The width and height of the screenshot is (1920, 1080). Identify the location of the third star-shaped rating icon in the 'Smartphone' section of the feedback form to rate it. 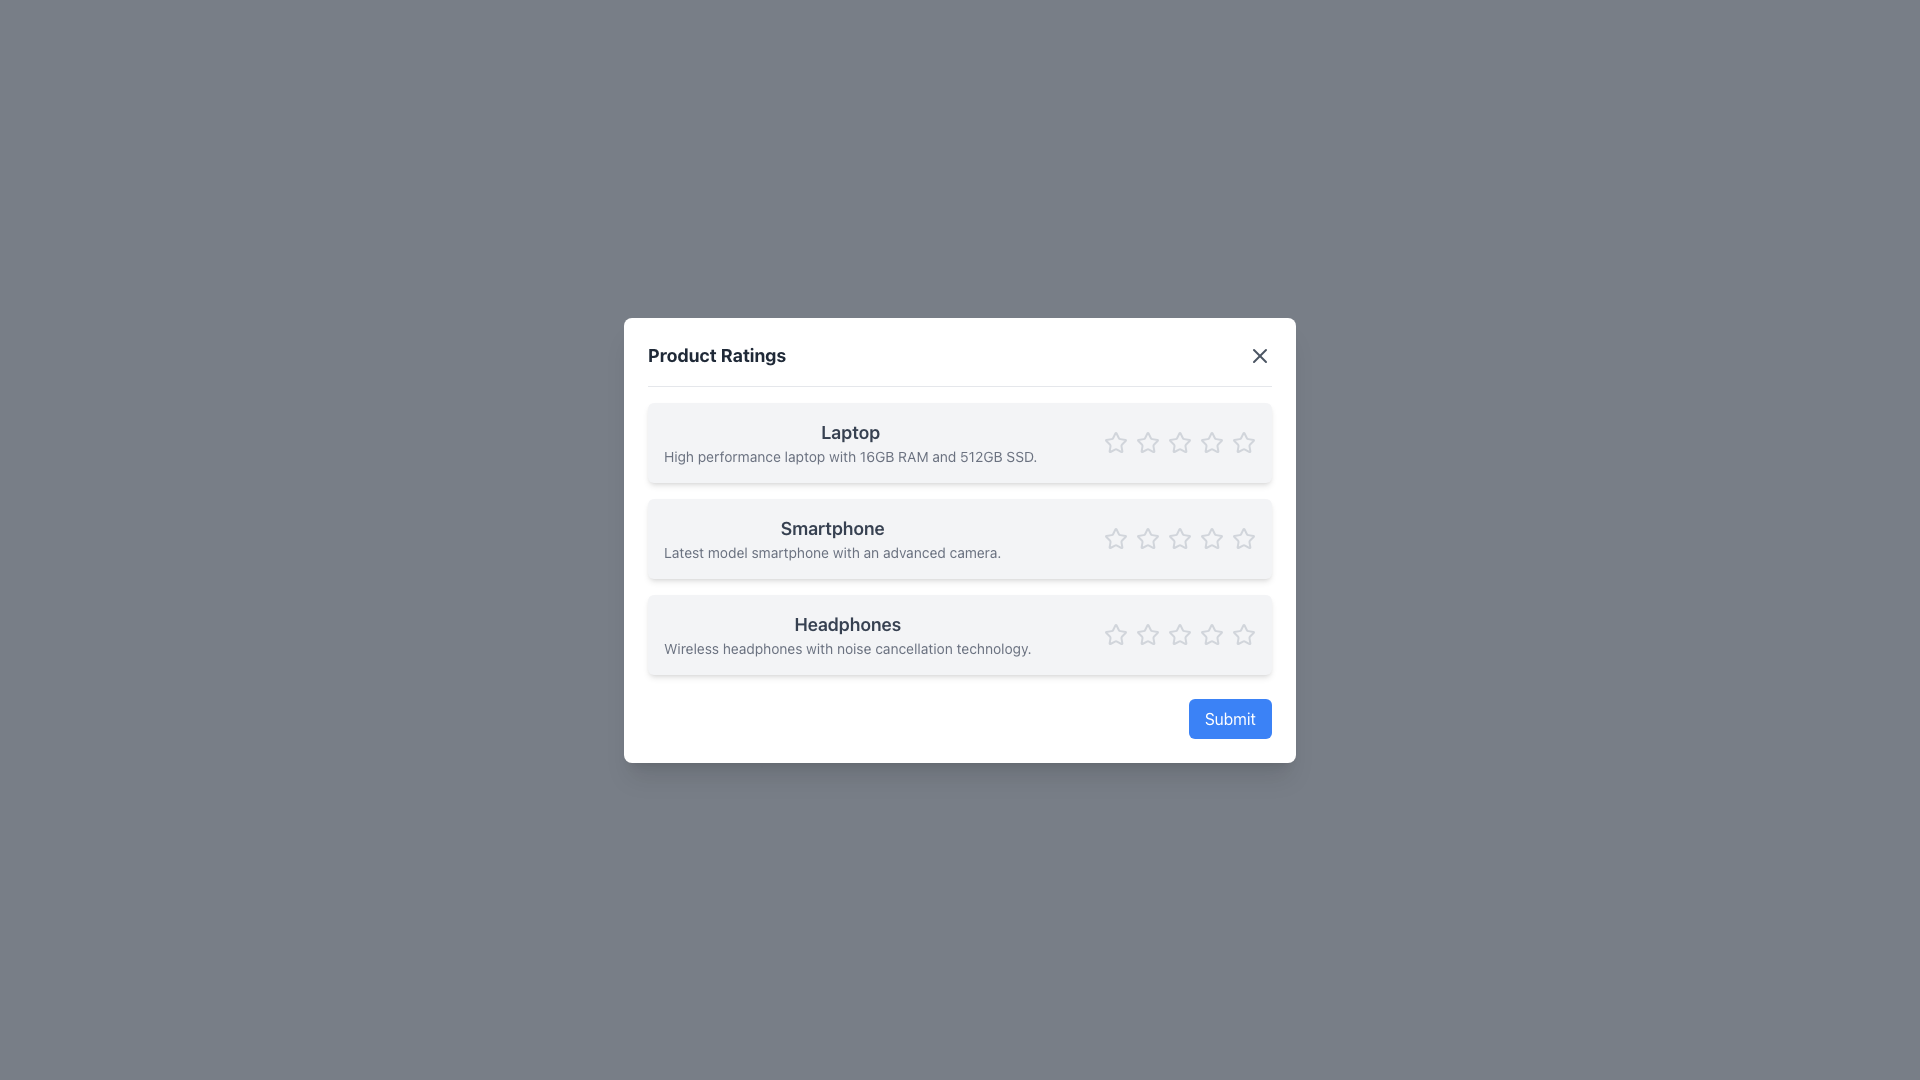
(1147, 536).